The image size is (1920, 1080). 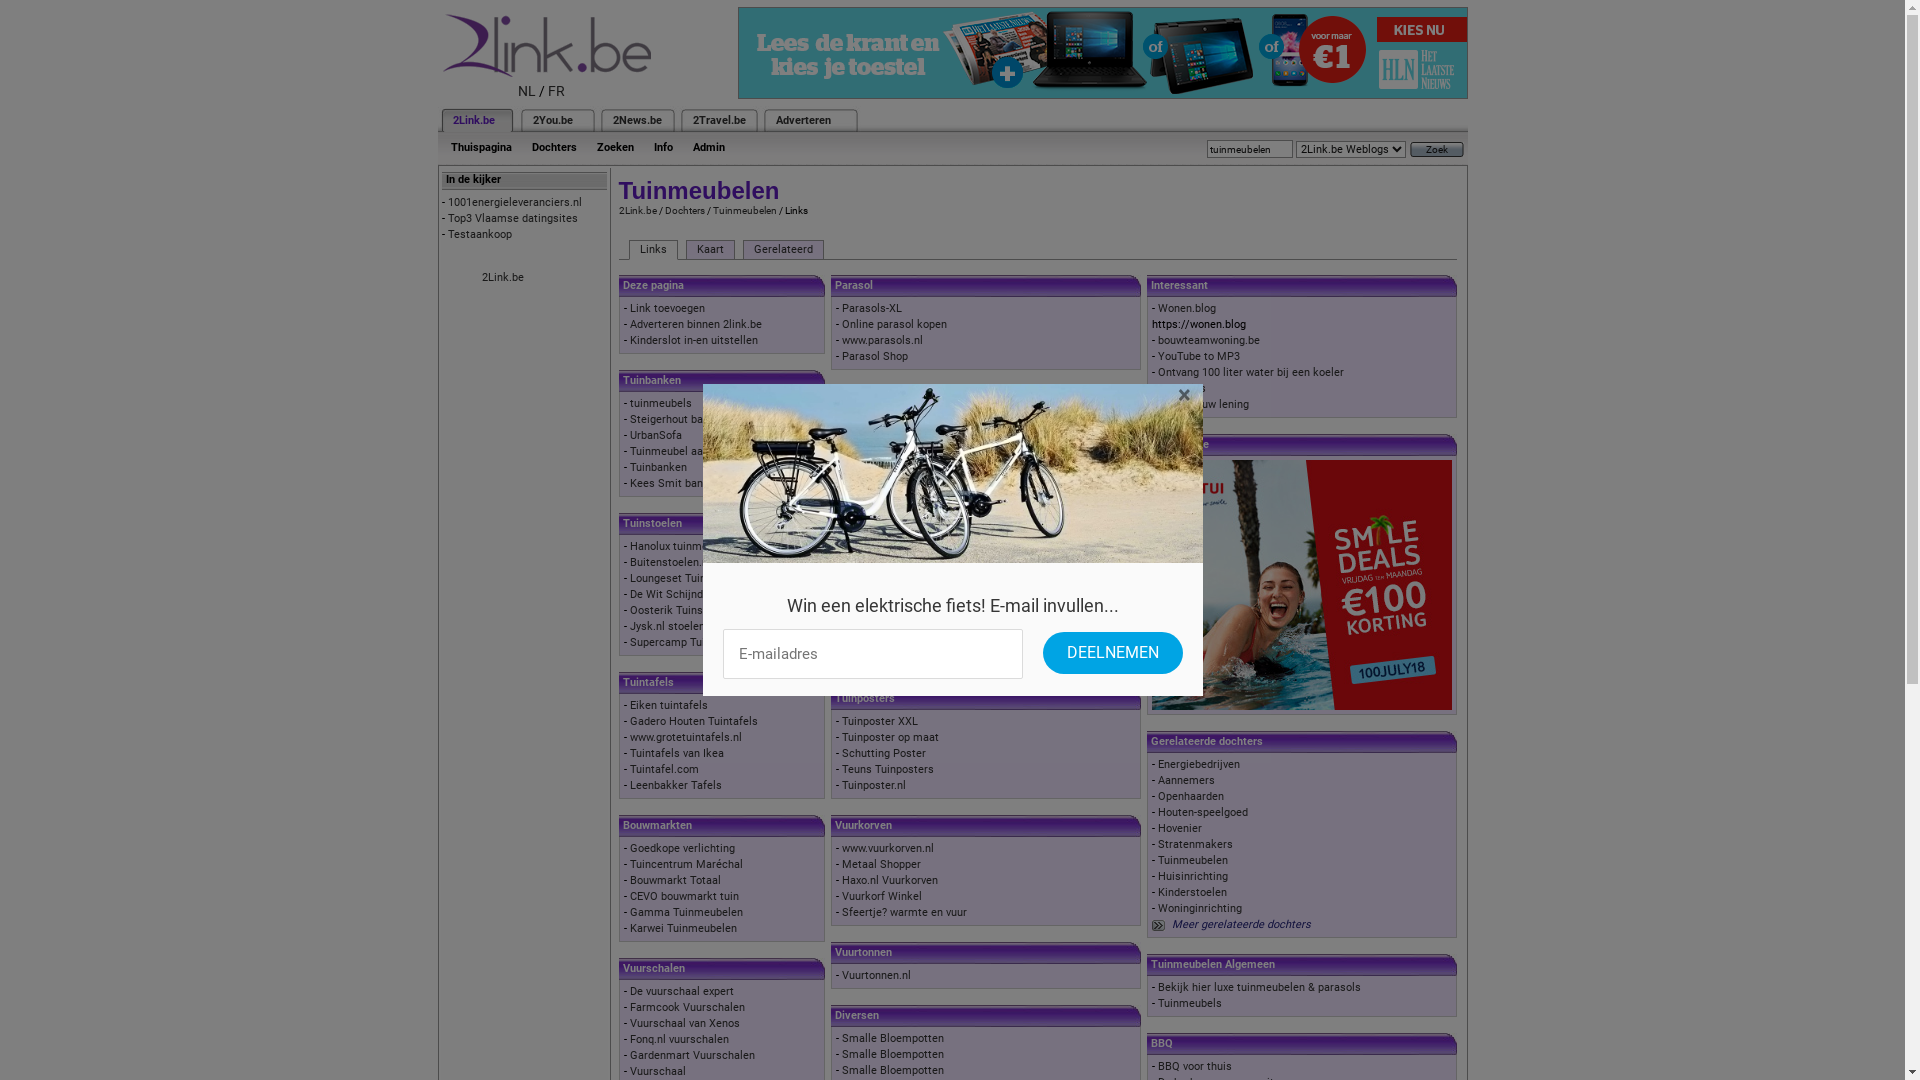 What do you see at coordinates (679, 1038) in the screenshot?
I see `'Fonq.nl vuurschalen'` at bounding box center [679, 1038].